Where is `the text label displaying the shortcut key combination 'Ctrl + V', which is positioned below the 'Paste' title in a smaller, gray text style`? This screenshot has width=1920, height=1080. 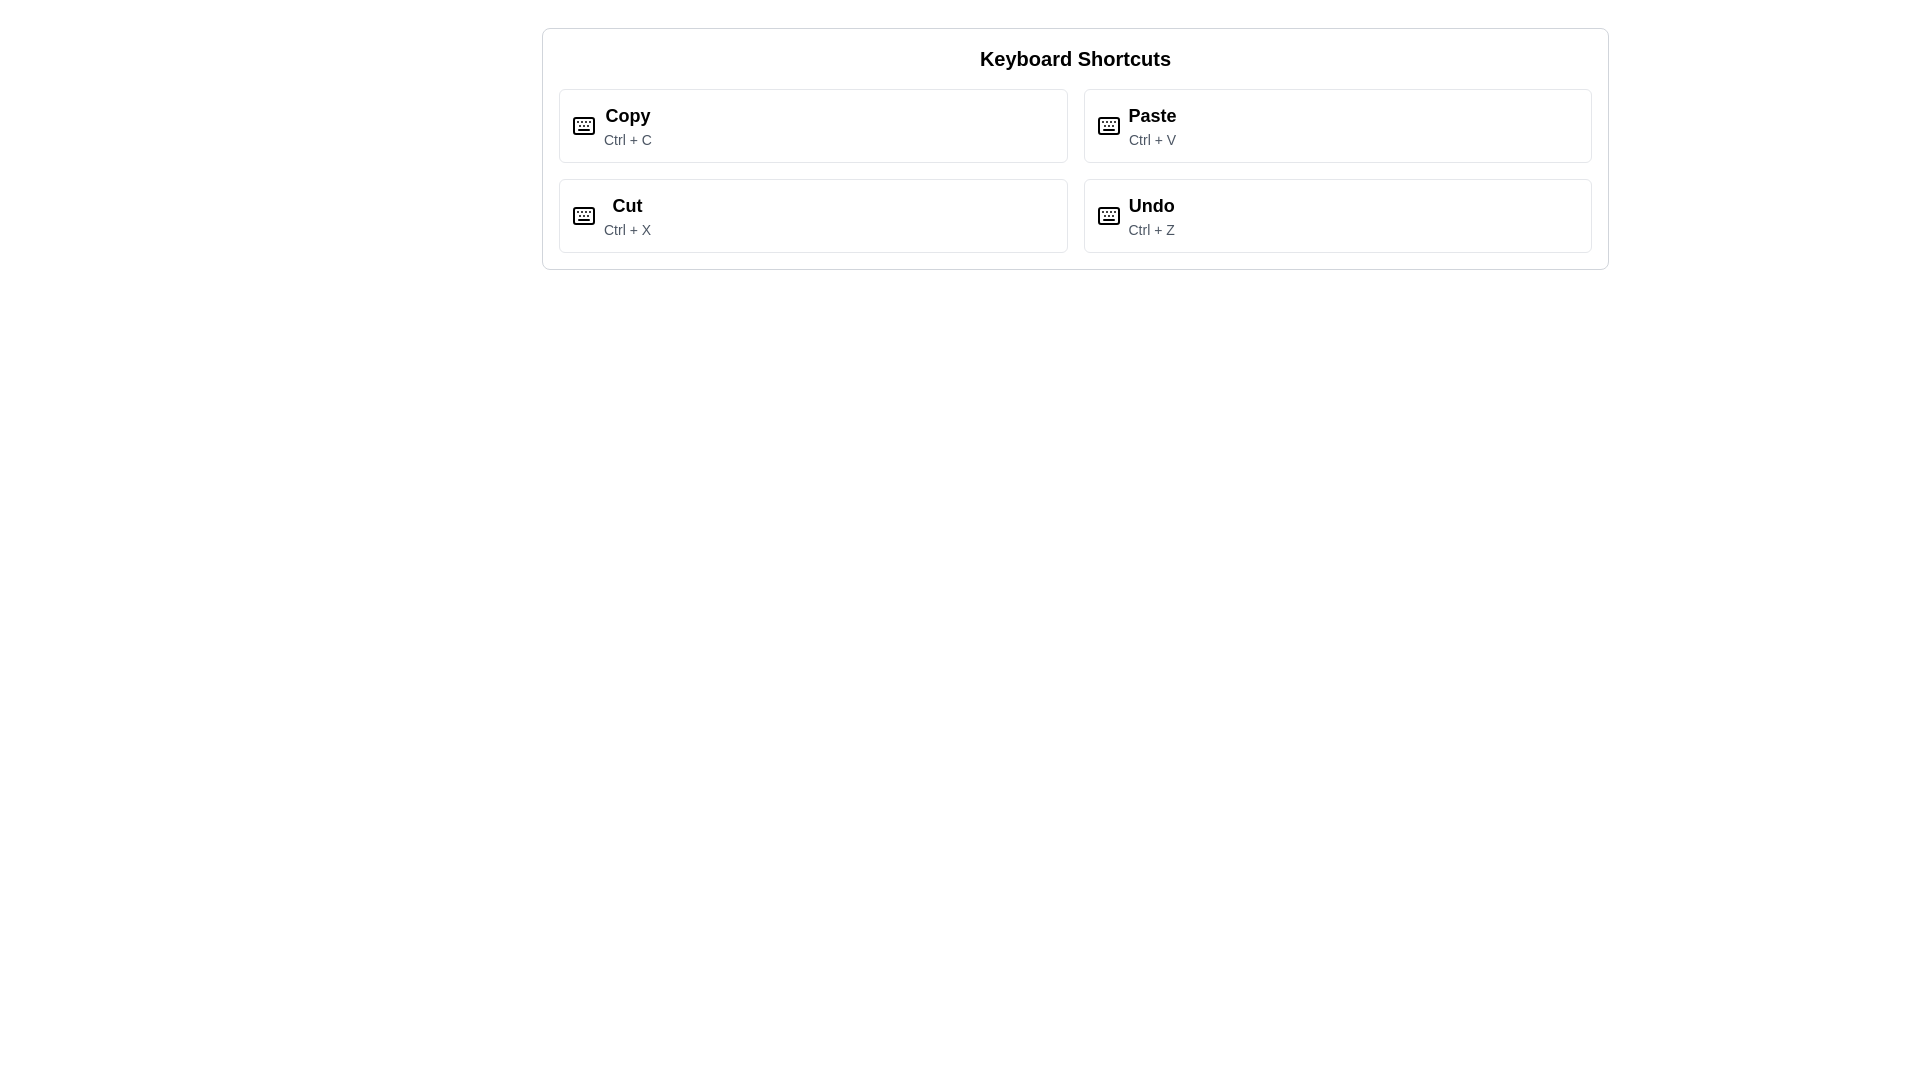 the text label displaying the shortcut key combination 'Ctrl + V', which is positioned below the 'Paste' title in a smaller, gray text style is located at coordinates (1152, 138).